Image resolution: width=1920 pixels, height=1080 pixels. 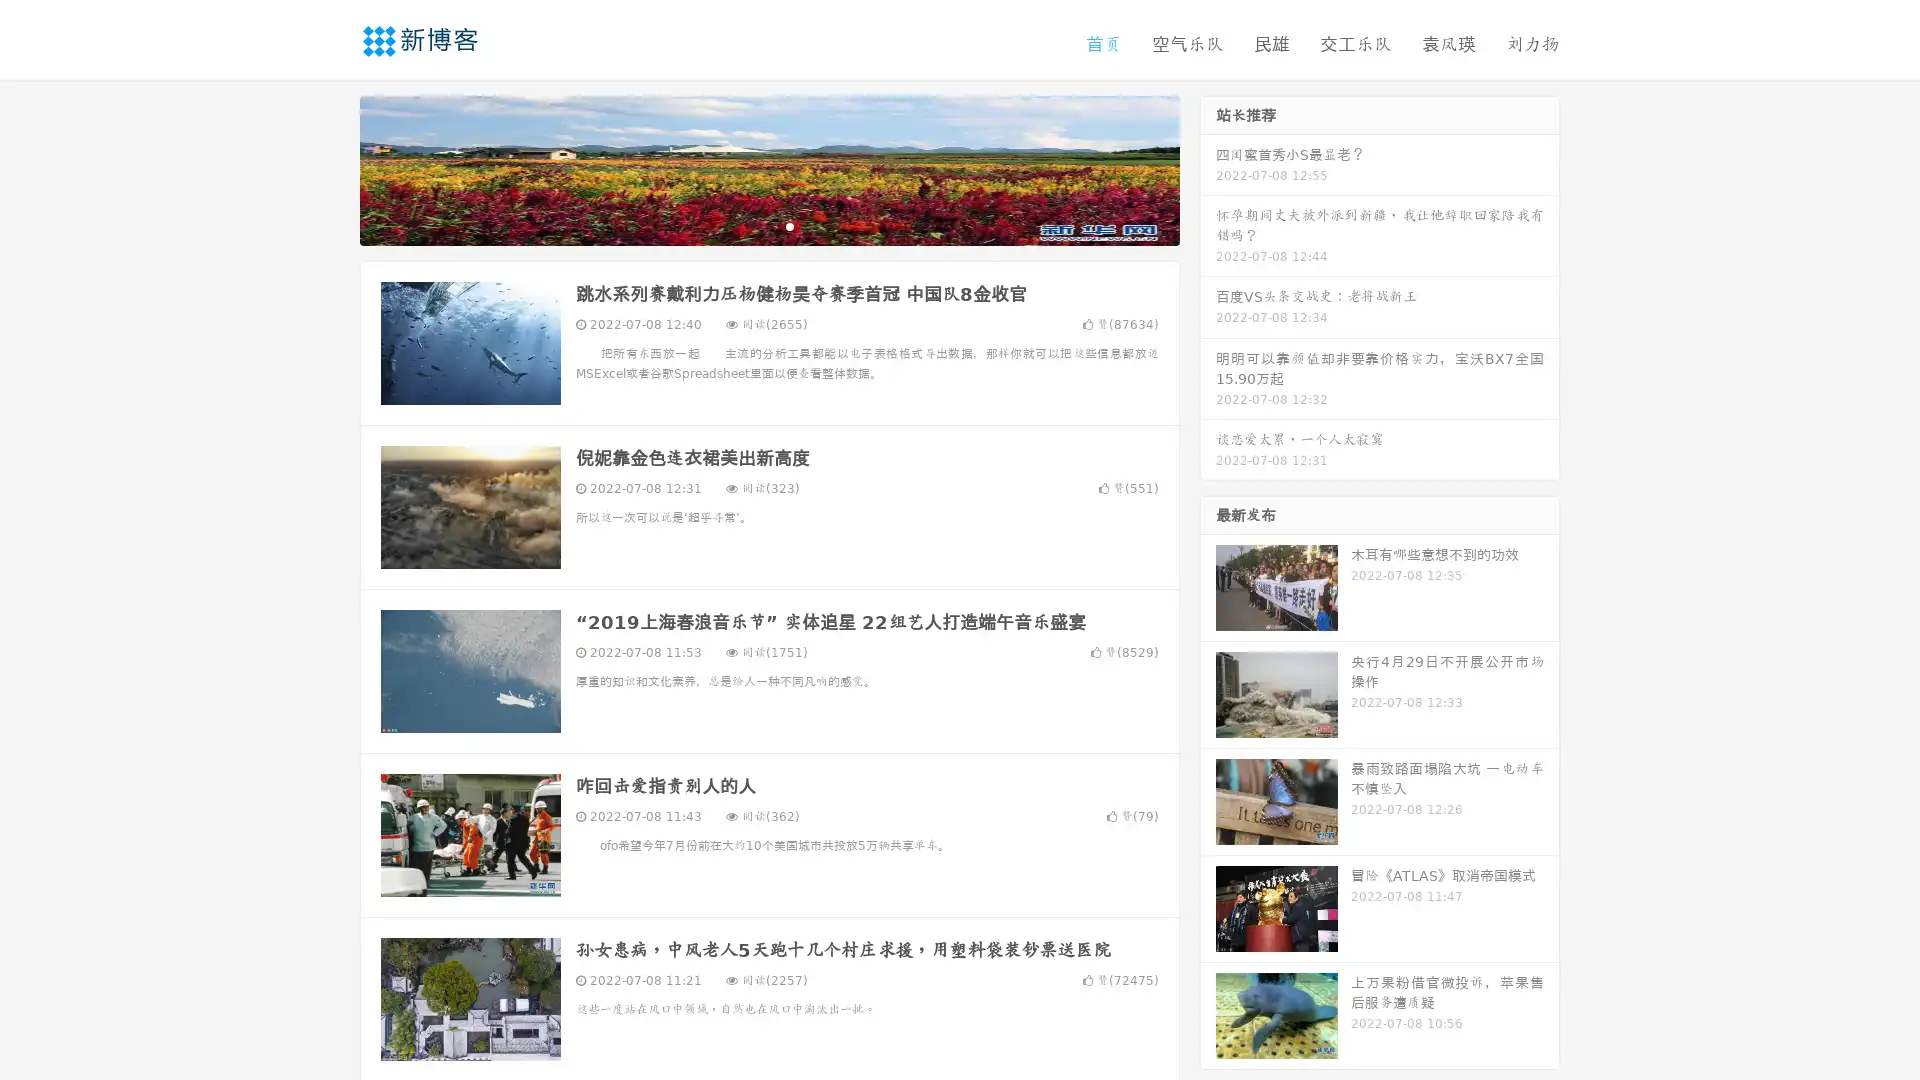 What do you see at coordinates (789, 225) in the screenshot?
I see `Go to slide 3` at bounding box center [789, 225].